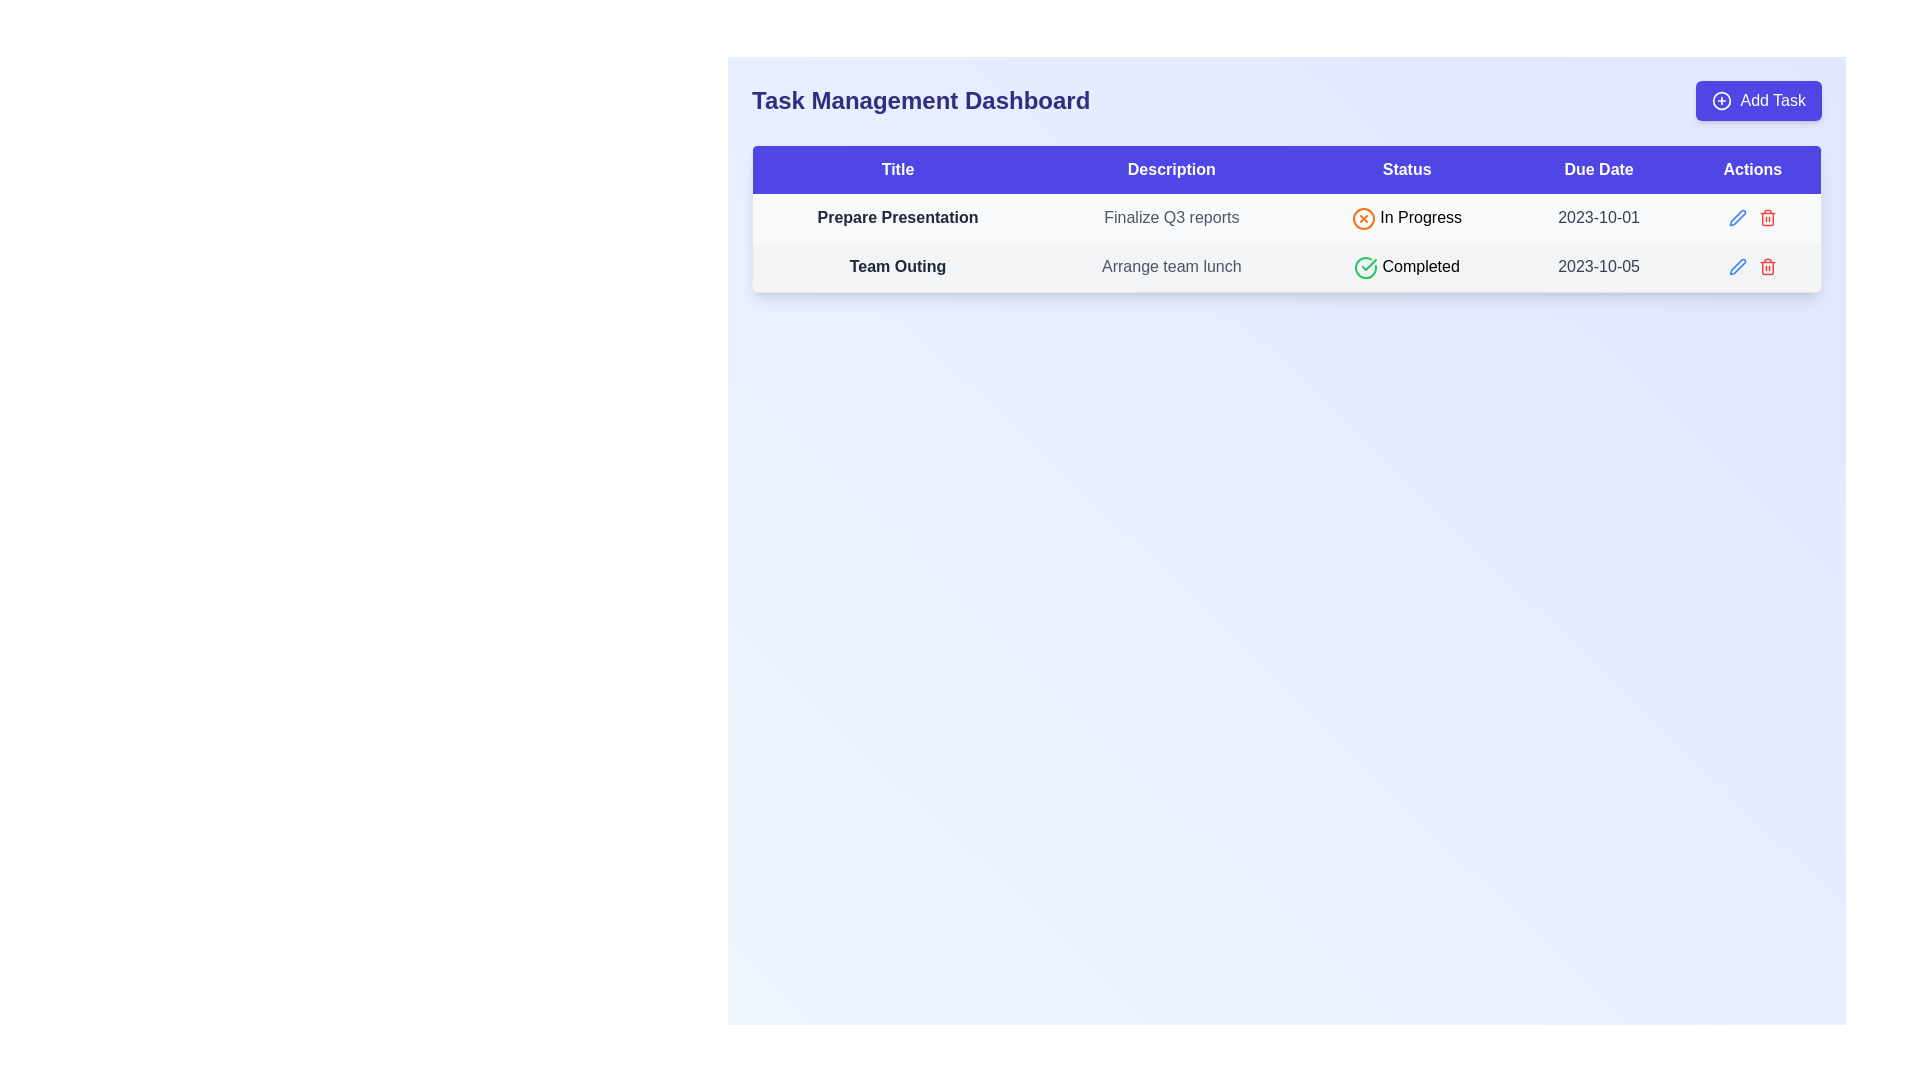 The height and width of the screenshot is (1080, 1920). I want to click on the red trash icon button located in the 'Actions' column of the first row of the table, so click(1767, 218).